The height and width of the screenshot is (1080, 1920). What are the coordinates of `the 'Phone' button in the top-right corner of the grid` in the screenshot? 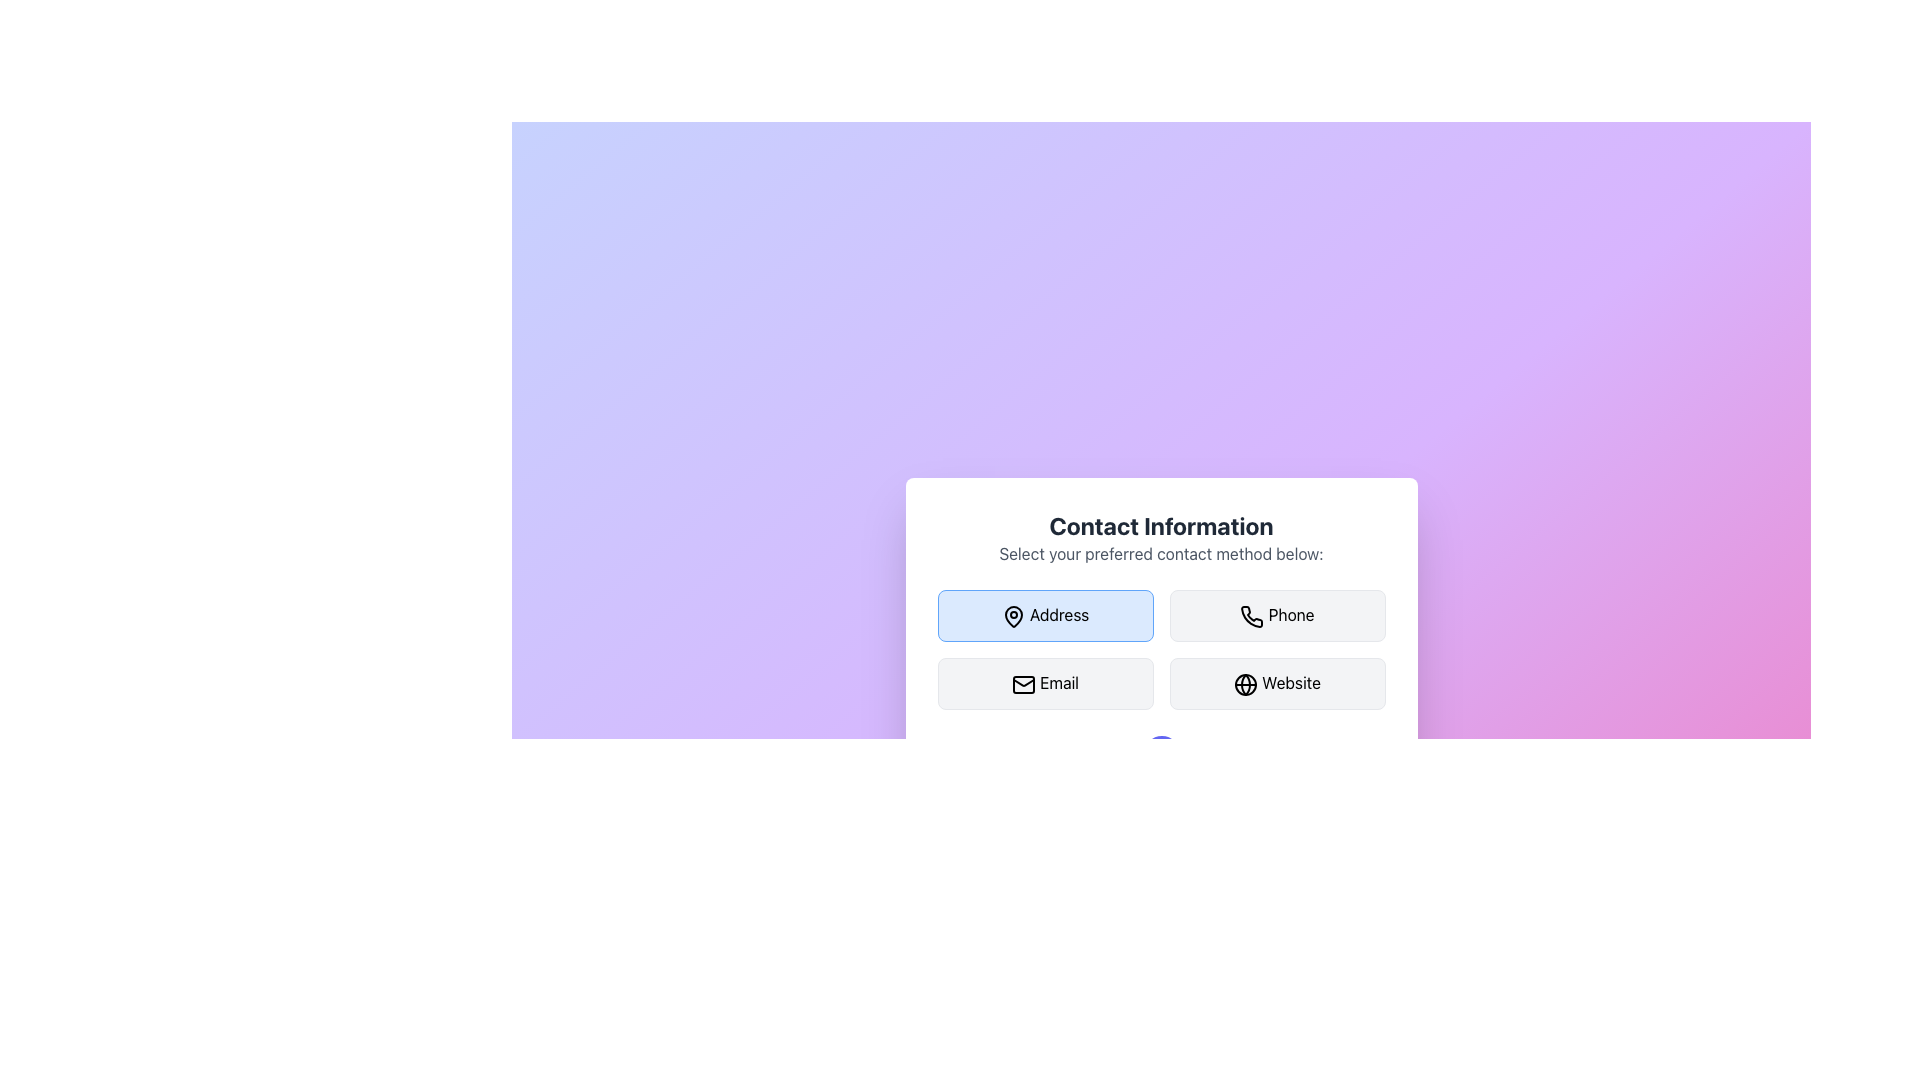 It's located at (1276, 615).